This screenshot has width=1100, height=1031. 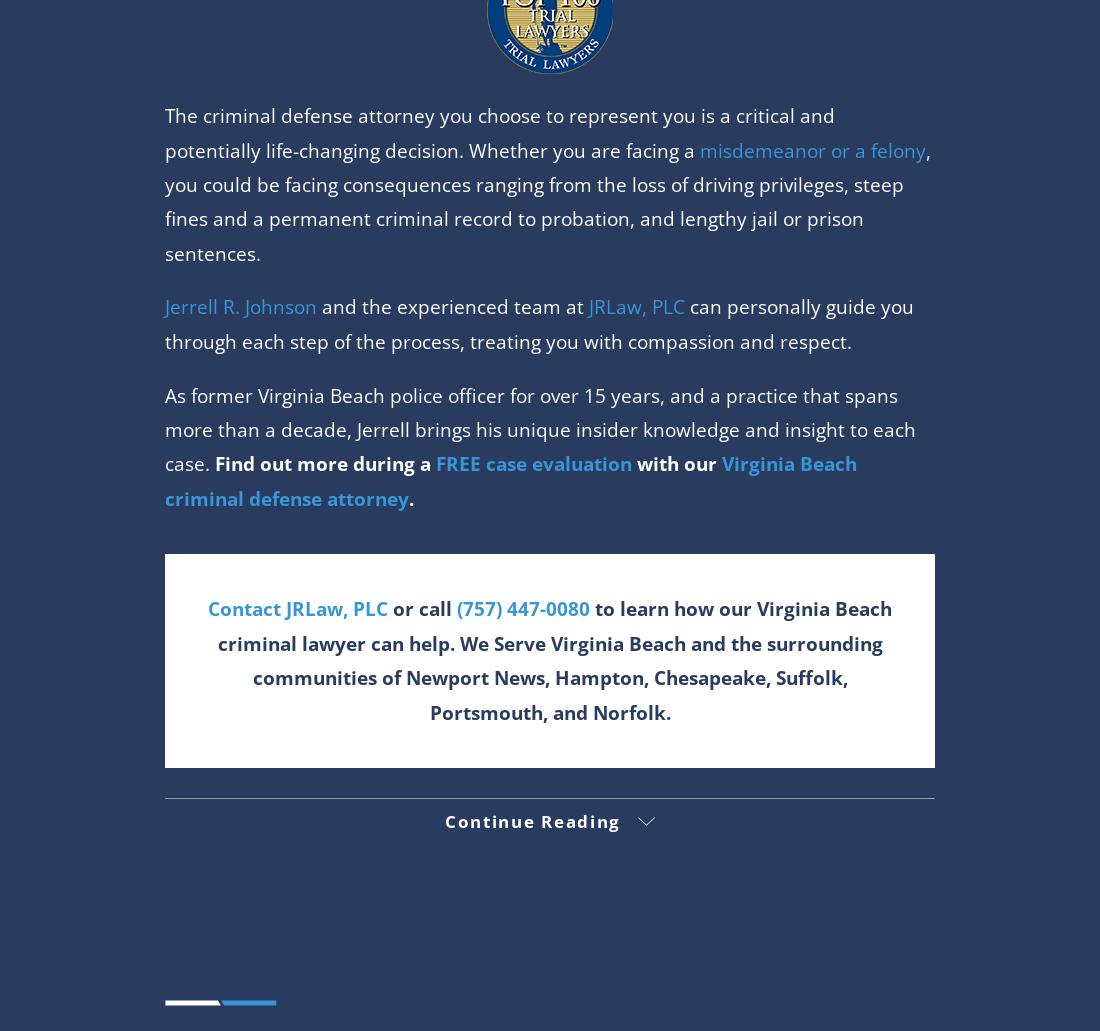 What do you see at coordinates (550, 722) in the screenshot?
I see `'(757) 447-0080'` at bounding box center [550, 722].